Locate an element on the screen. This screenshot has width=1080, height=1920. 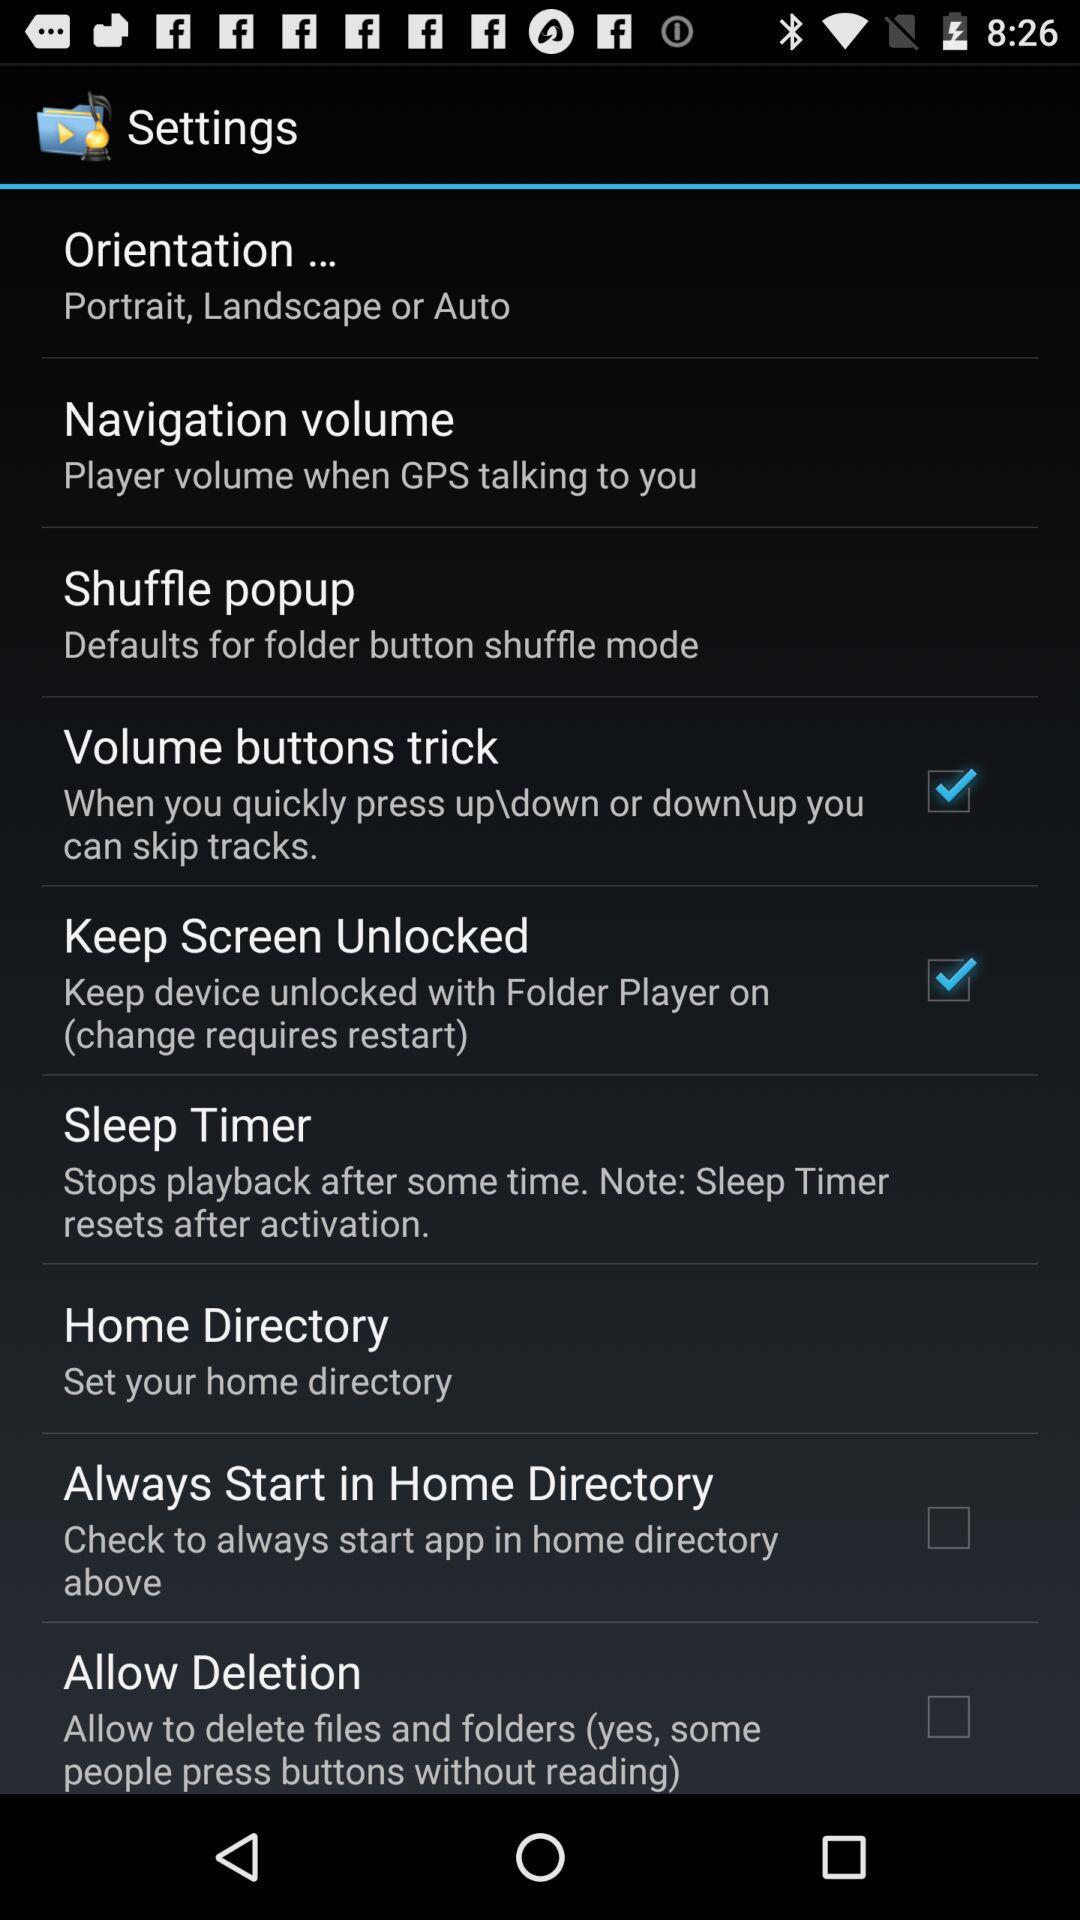
the item below the always start in is located at coordinates (463, 1558).